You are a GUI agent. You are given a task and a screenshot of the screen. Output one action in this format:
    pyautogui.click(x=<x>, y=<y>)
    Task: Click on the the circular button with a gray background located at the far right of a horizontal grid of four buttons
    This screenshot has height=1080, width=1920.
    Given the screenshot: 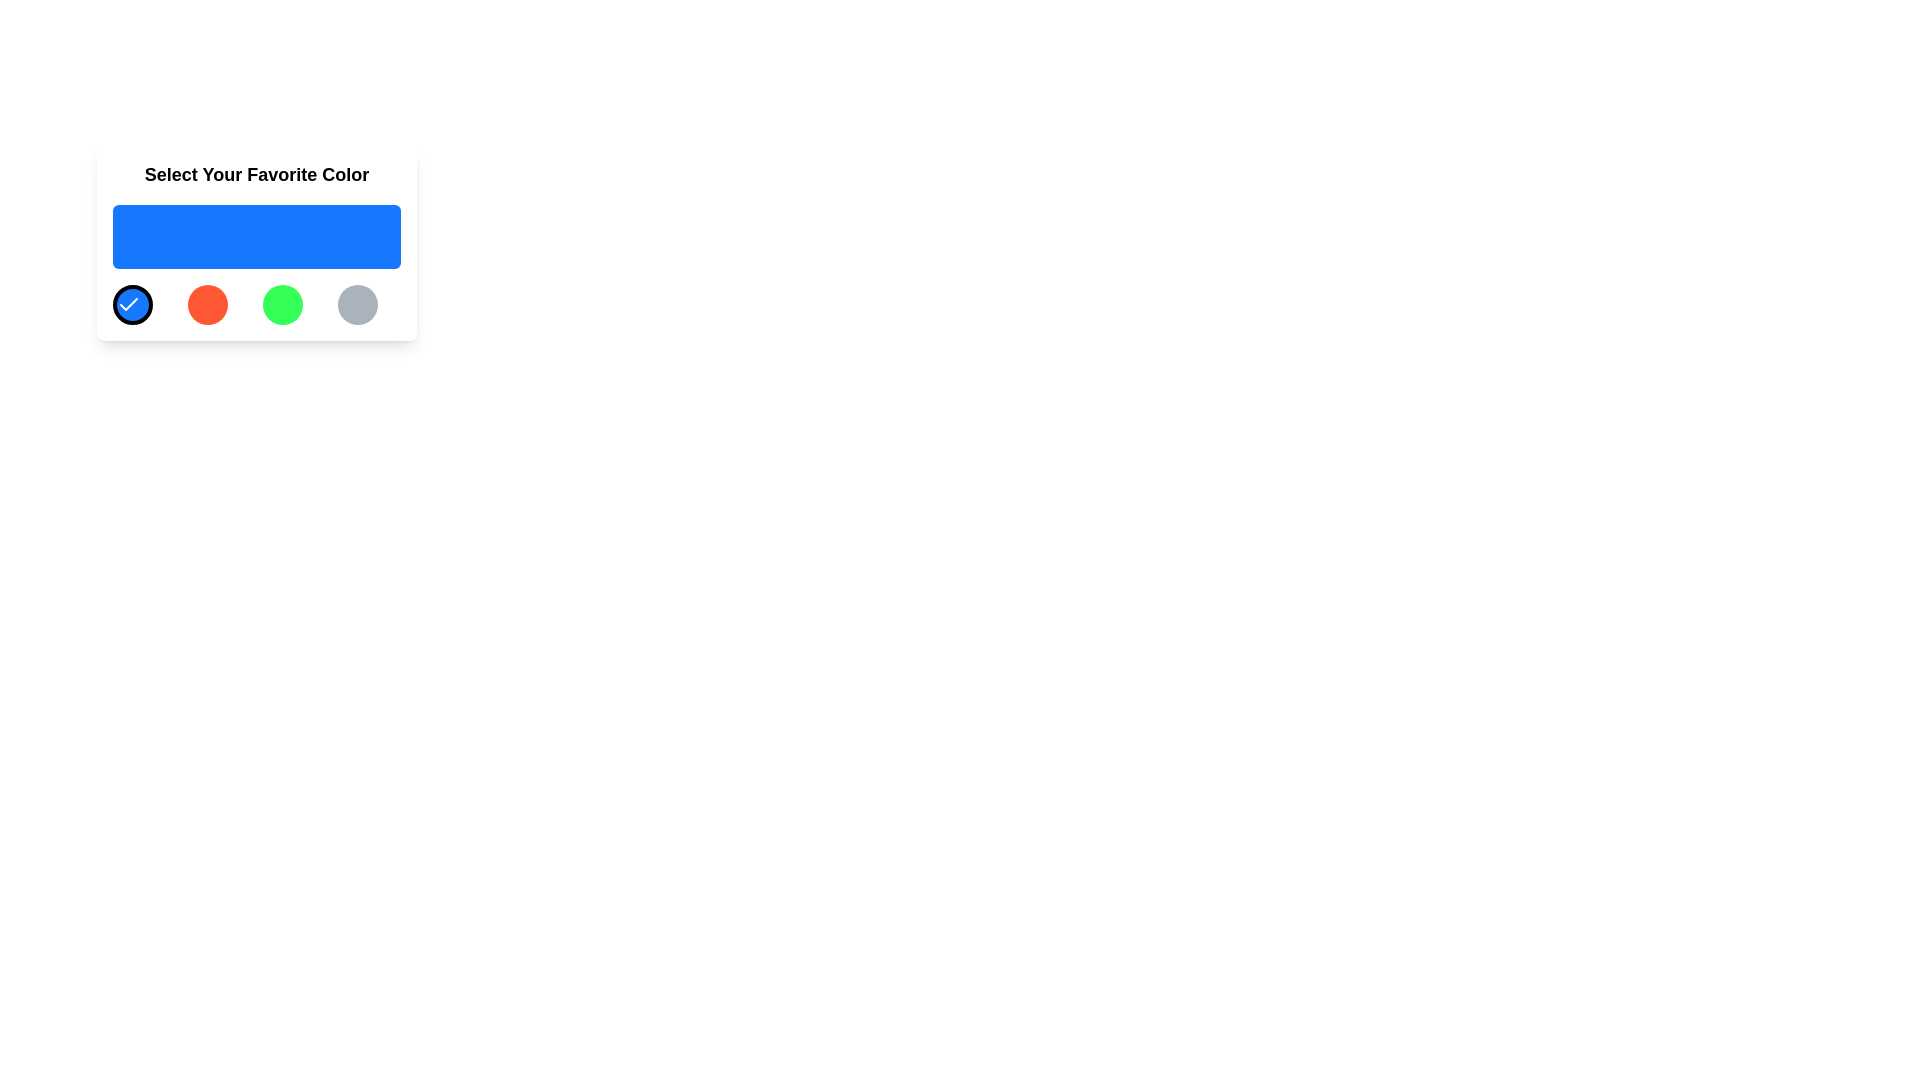 What is the action you would take?
    pyautogui.click(x=358, y=304)
    